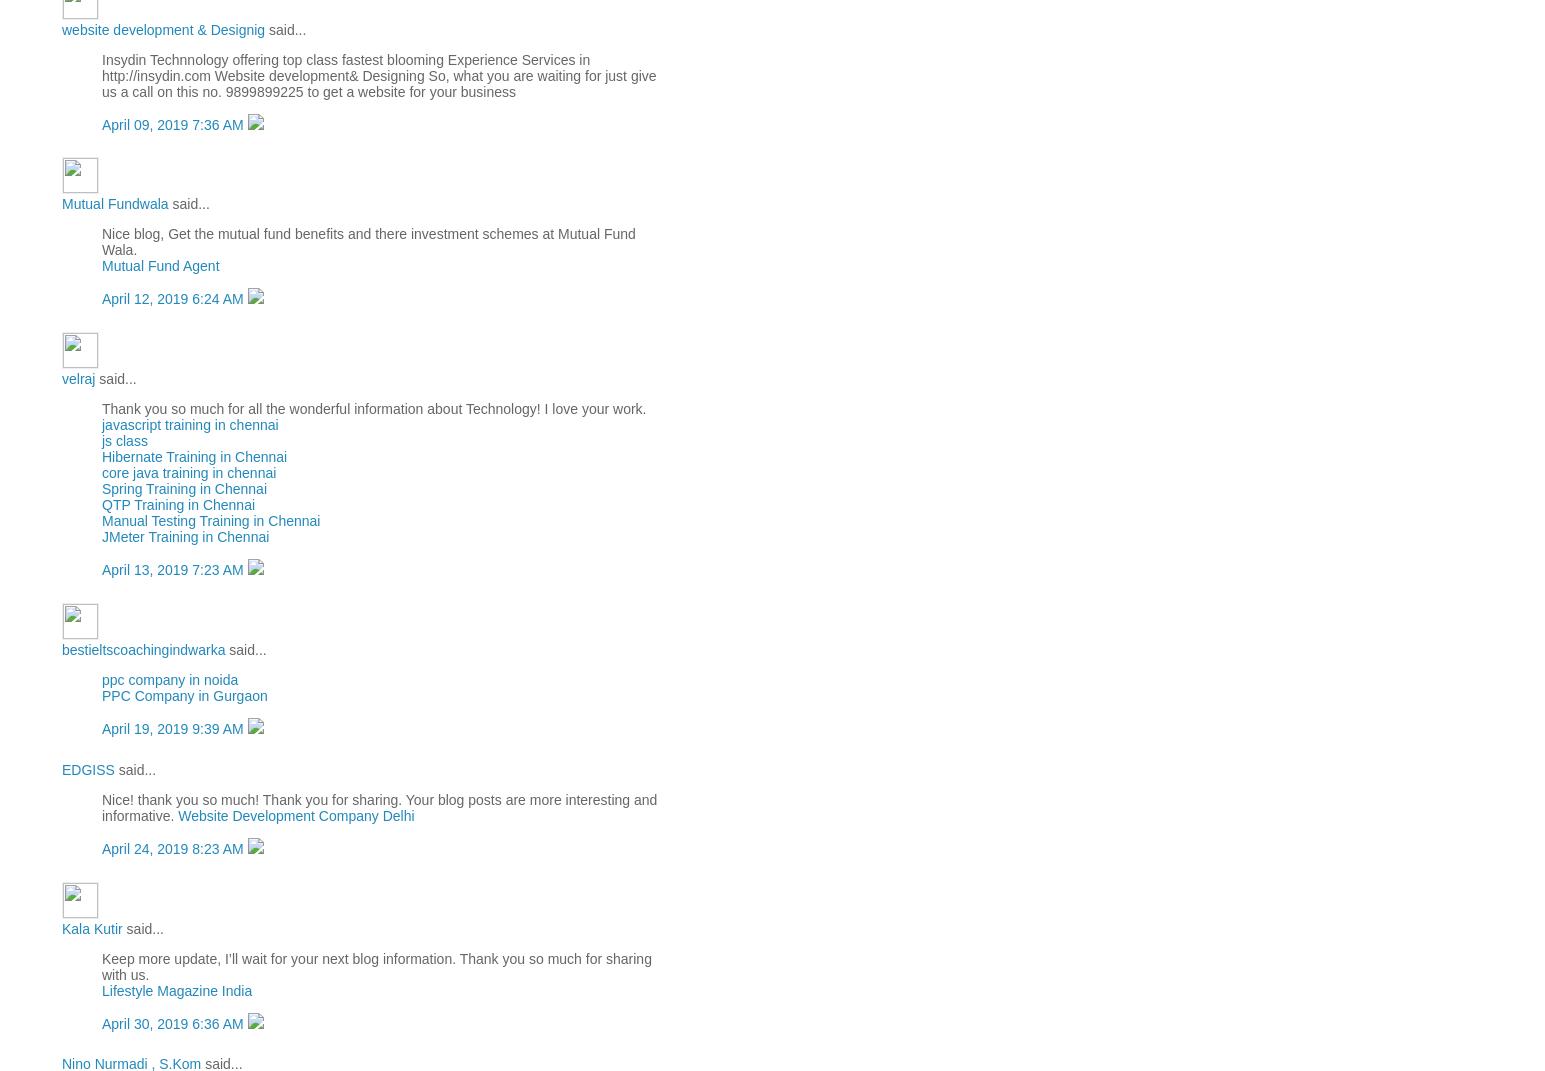 This screenshot has width=1545, height=1071. Describe the element at coordinates (296, 814) in the screenshot. I see `'Website Development Company Delhi'` at that location.